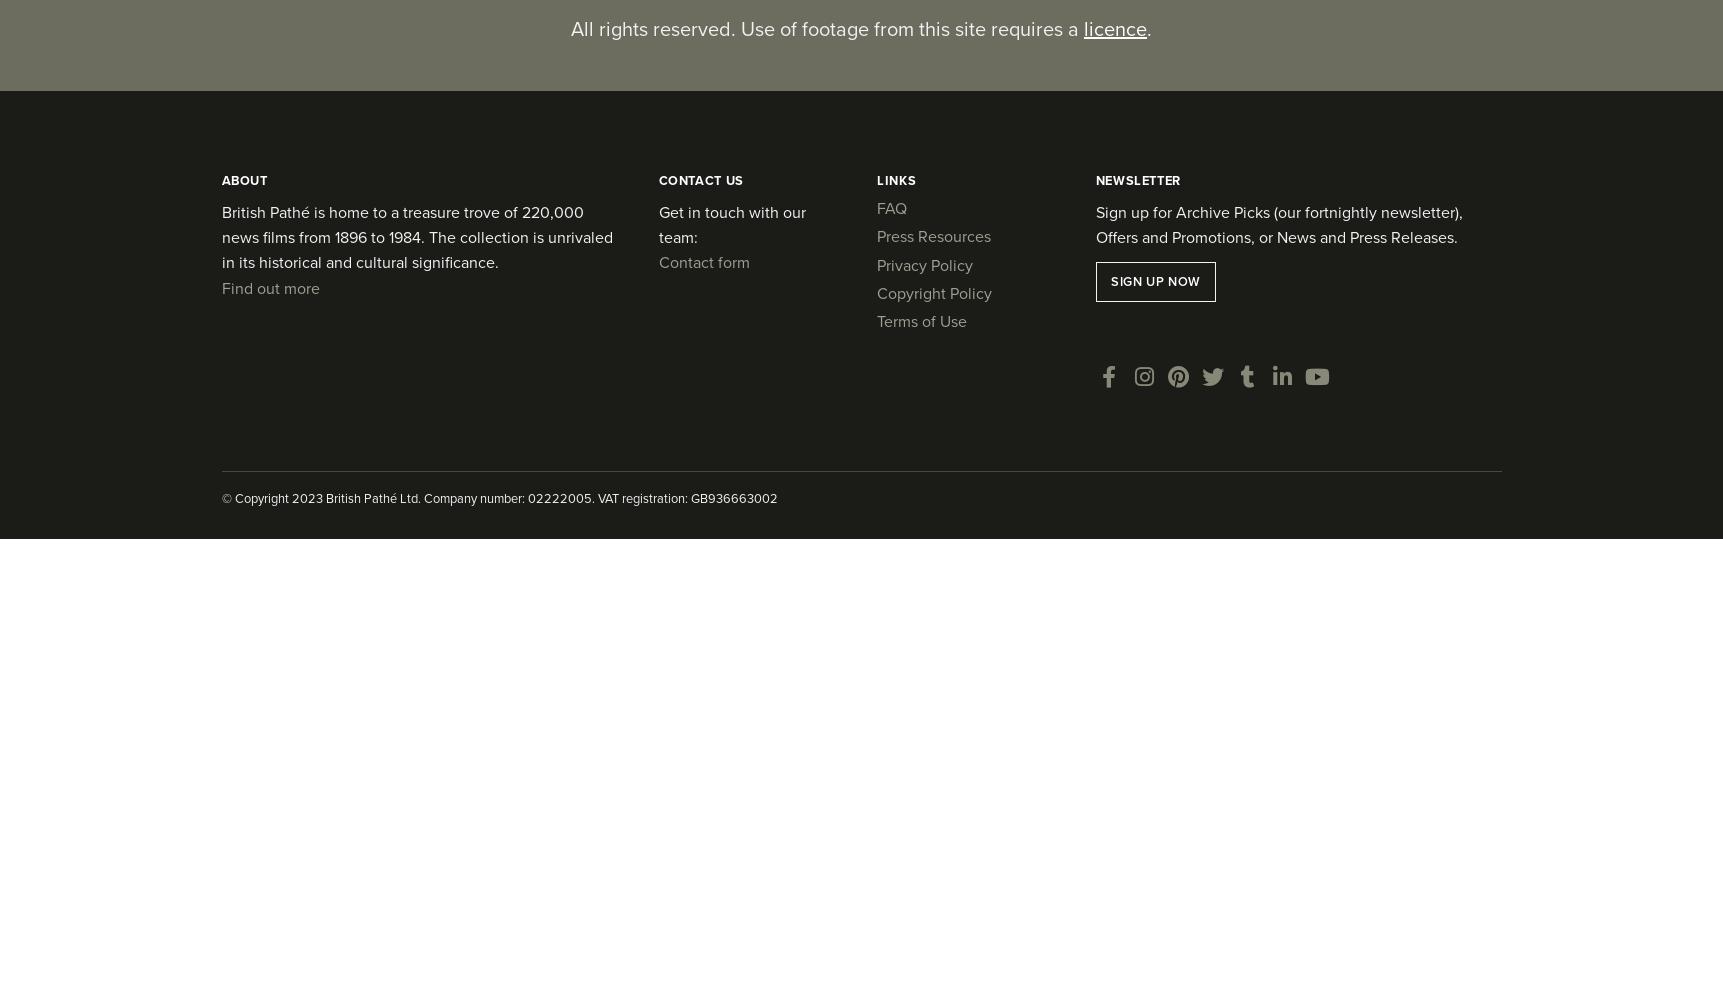  I want to click on 'Press Resources', so click(876, 235).